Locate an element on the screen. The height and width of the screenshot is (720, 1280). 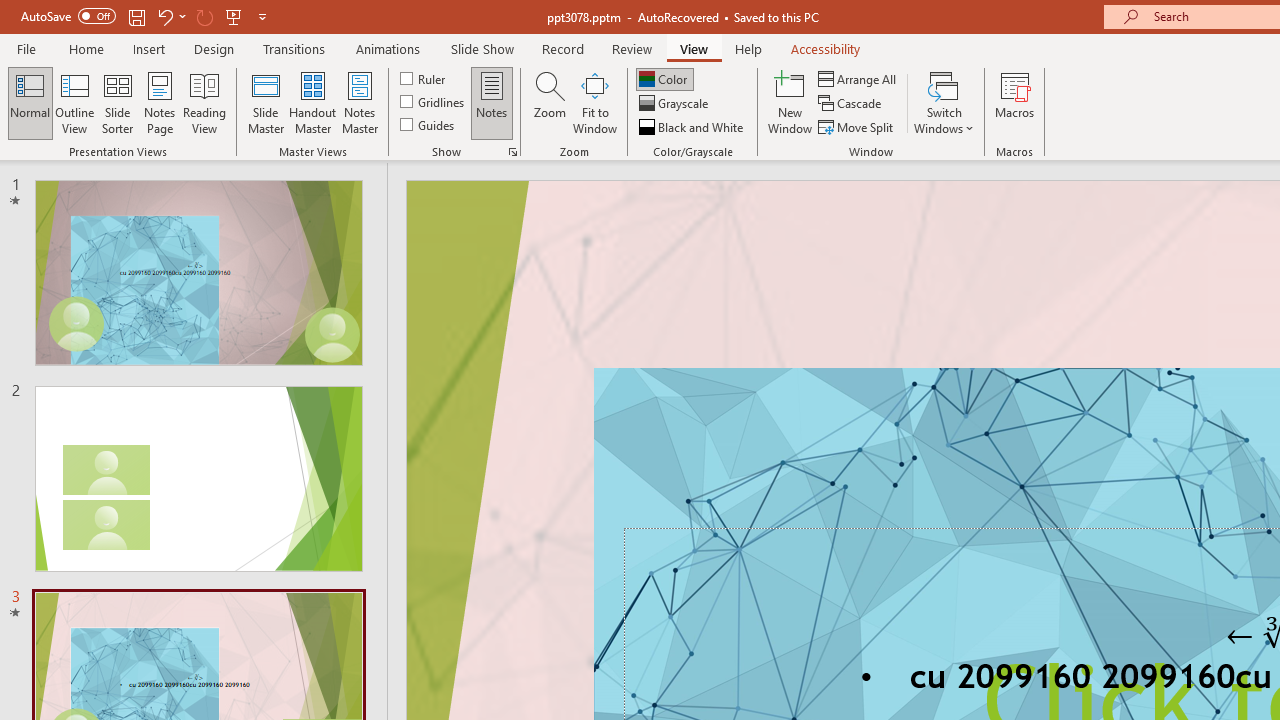
'Grayscale' is located at coordinates (675, 103).